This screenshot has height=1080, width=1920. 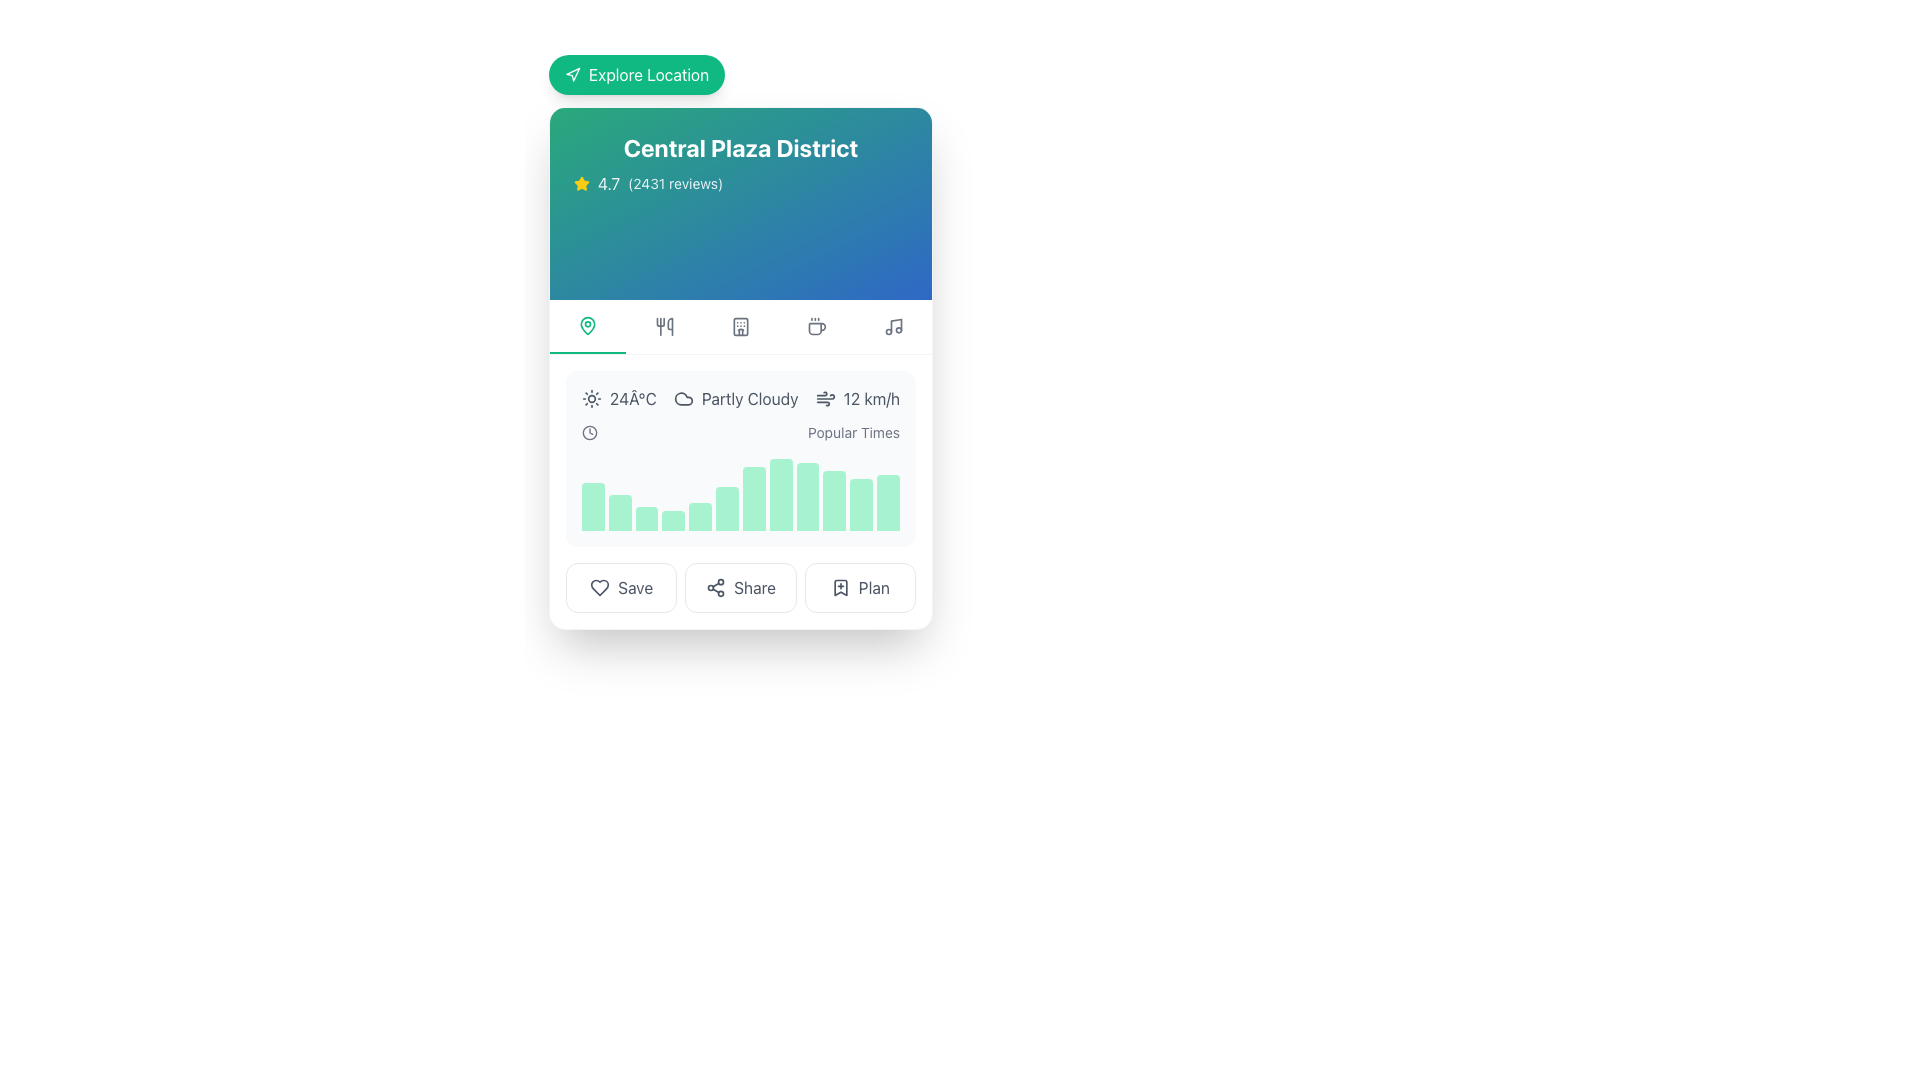 I want to click on the 'Share' button, which is a rectangular button with rounded corners, a white background, and gray border, located between the 'Save' and 'Plan' buttons at the bottom of the interface, so click(x=739, y=586).